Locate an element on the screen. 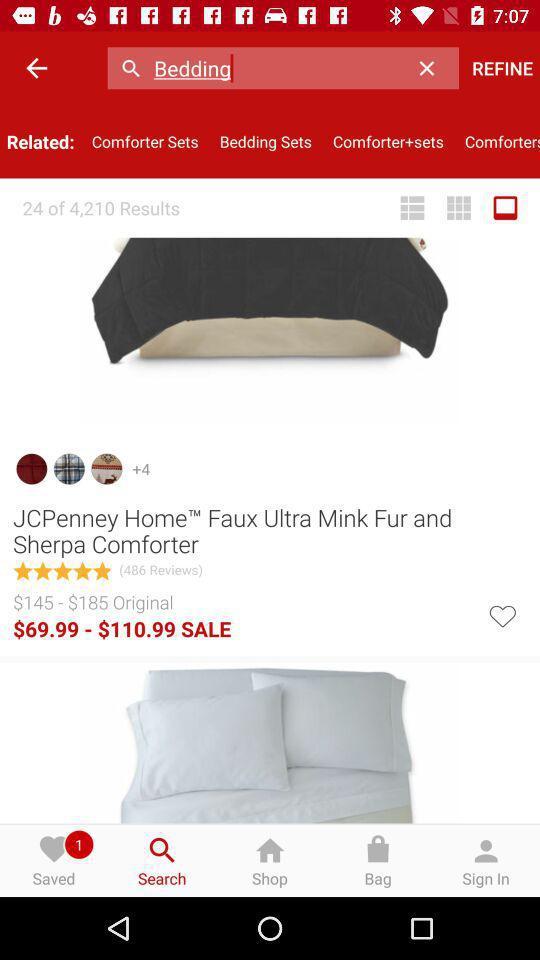 Image resolution: width=540 pixels, height=960 pixels. the icon below refine is located at coordinates (496, 140).